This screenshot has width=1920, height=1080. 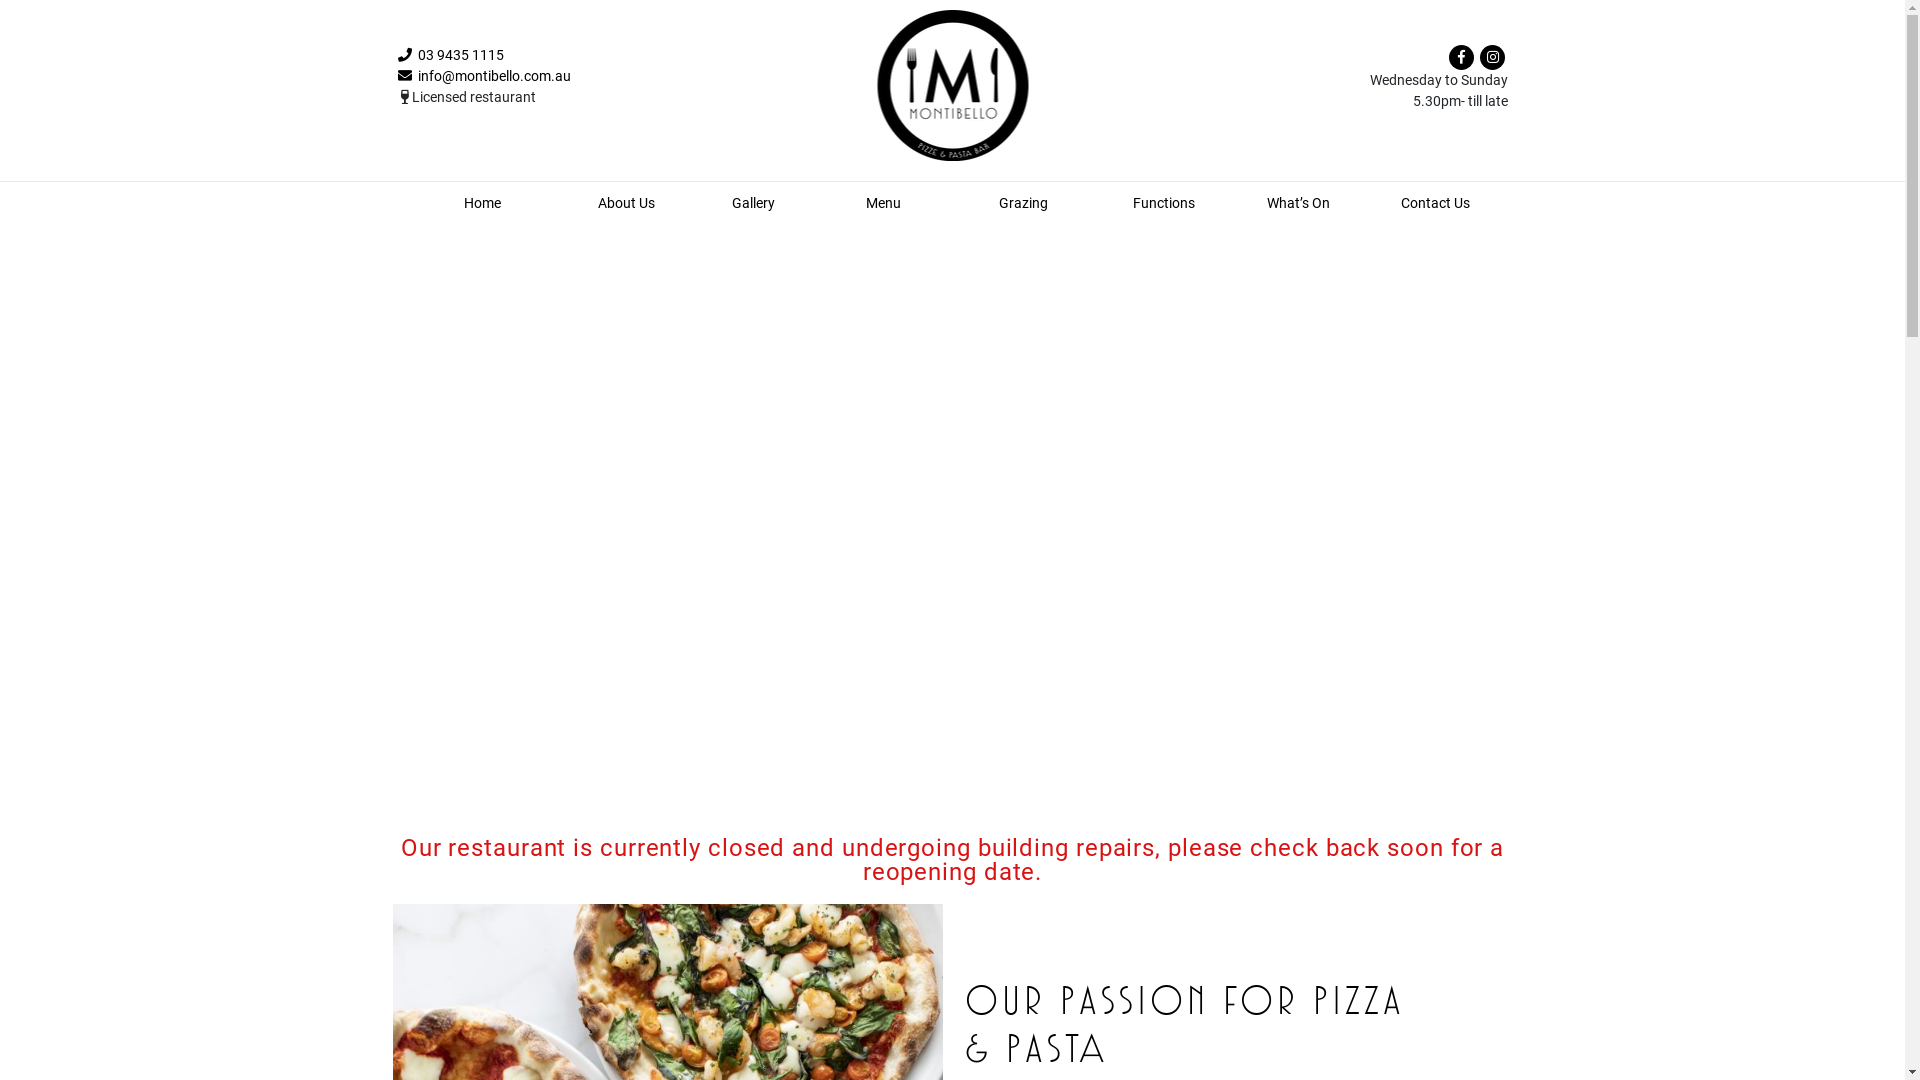 I want to click on 'Contact Us', so click(x=1434, y=203).